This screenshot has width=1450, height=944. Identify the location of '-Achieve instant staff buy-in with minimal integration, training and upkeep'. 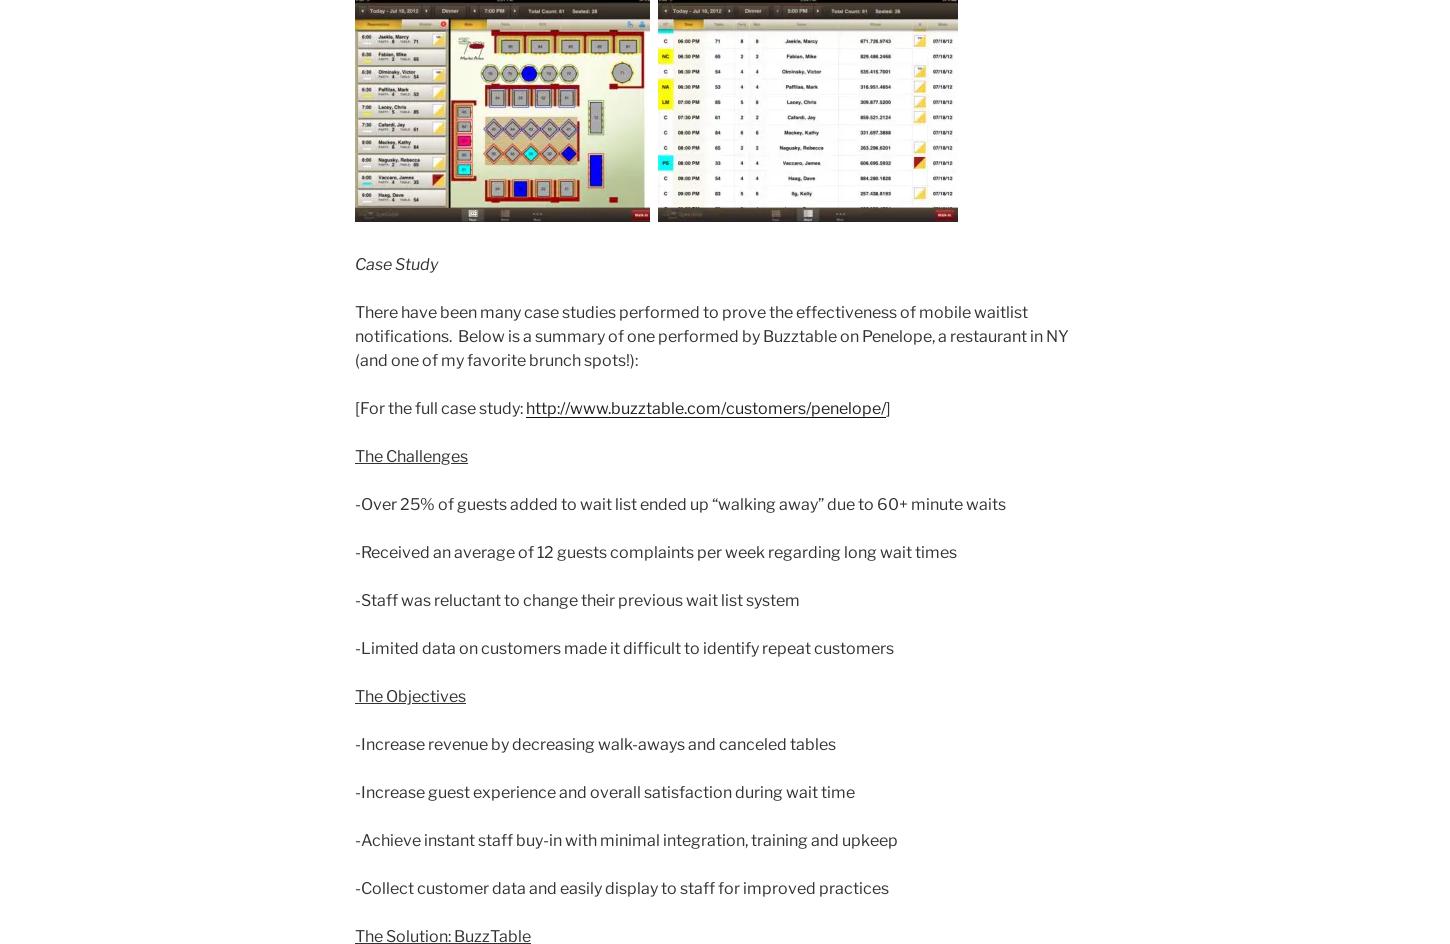
(625, 840).